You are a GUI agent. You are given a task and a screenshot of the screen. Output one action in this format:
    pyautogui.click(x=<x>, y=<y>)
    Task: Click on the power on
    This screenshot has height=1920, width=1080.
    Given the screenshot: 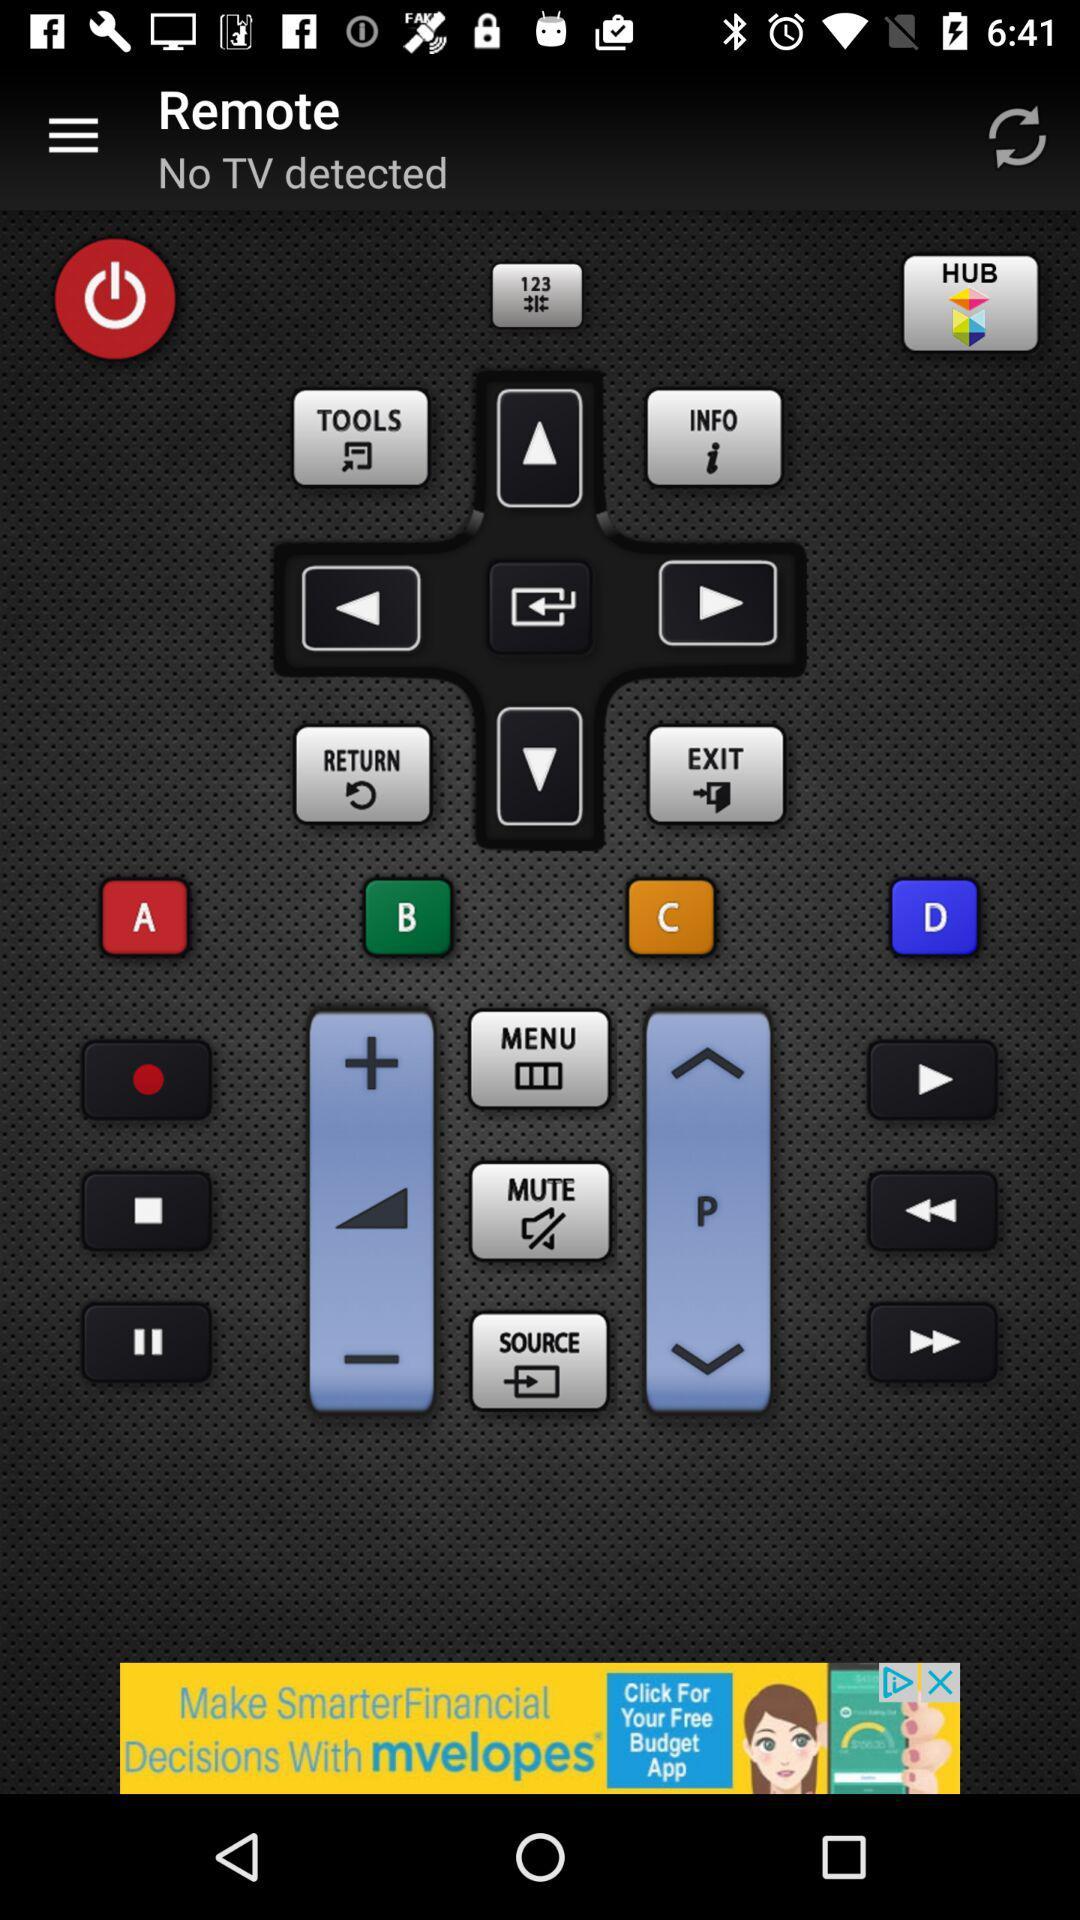 What is the action you would take?
    pyautogui.click(x=115, y=298)
    